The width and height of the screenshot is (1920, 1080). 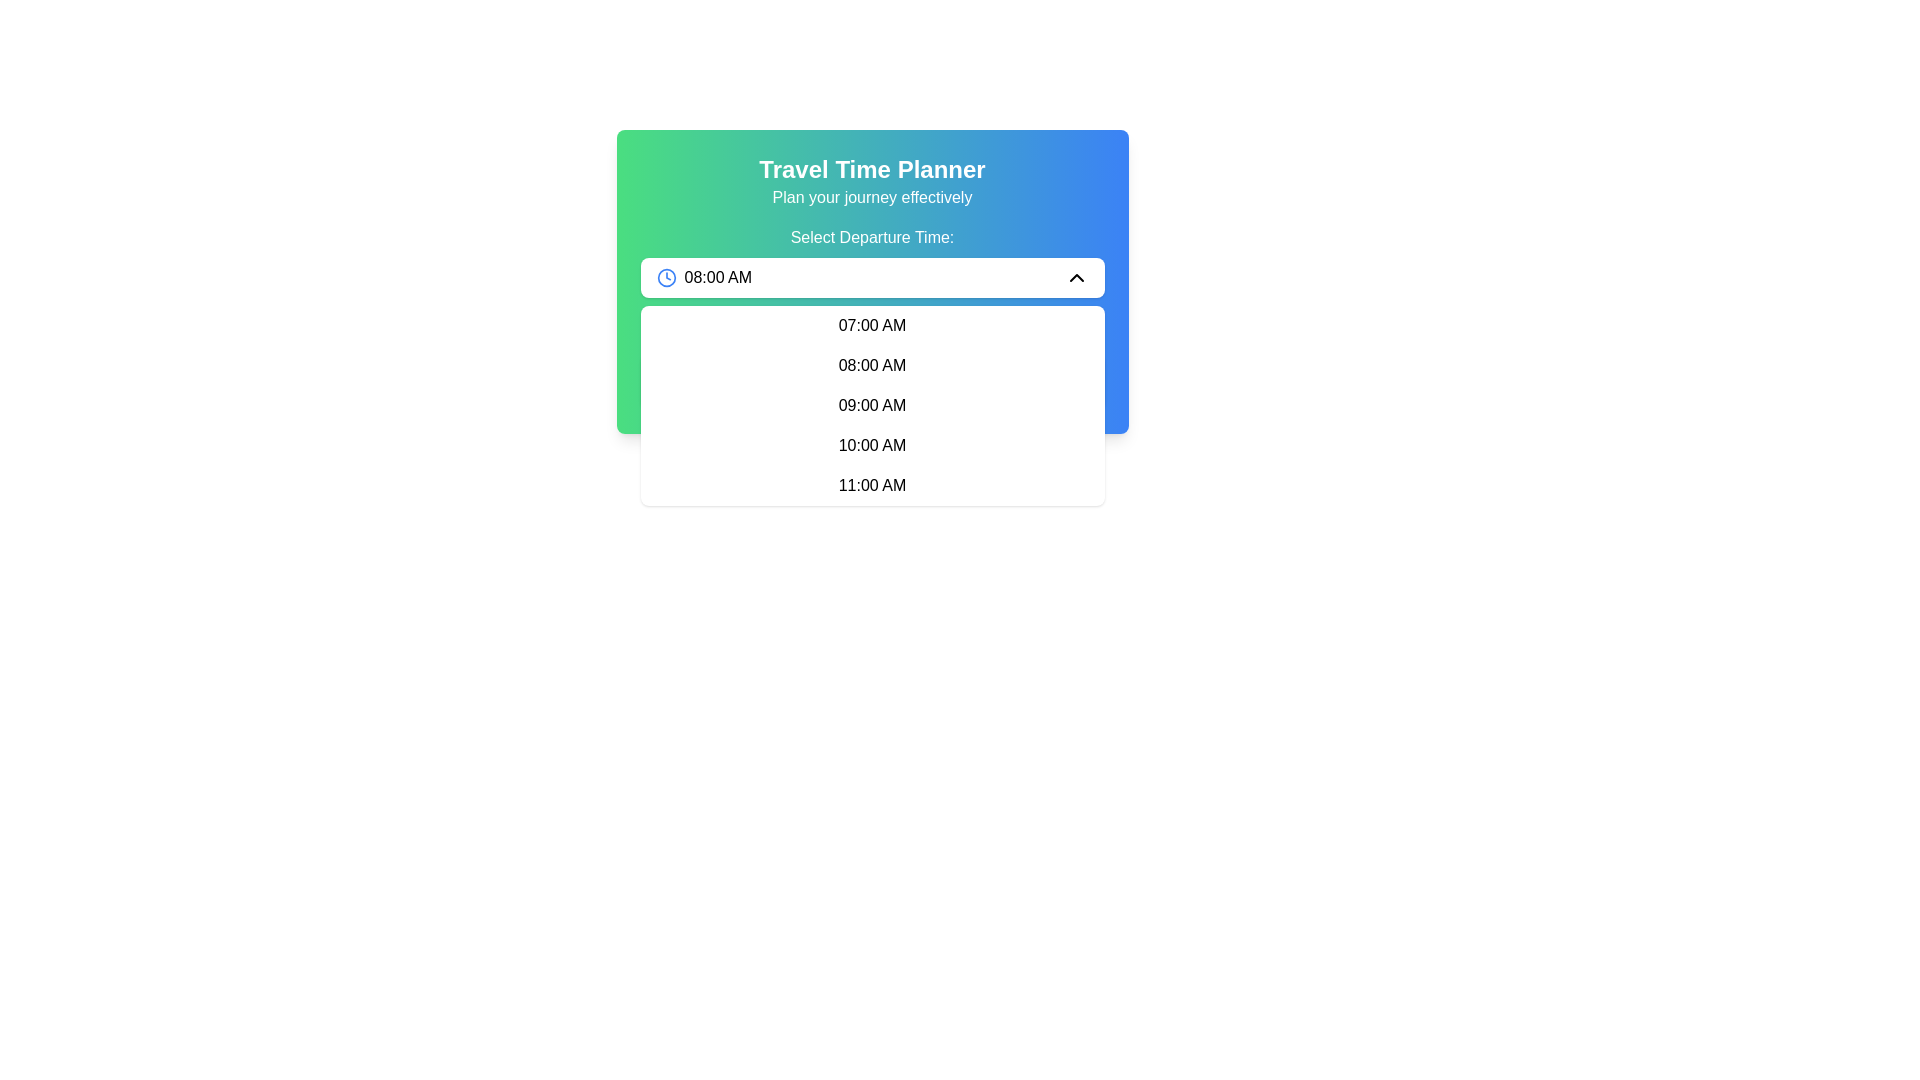 I want to click on the graphic circle element that represents the outer frame of the clock icon, located to the left of the '08:00 AM' text, so click(x=666, y=277).